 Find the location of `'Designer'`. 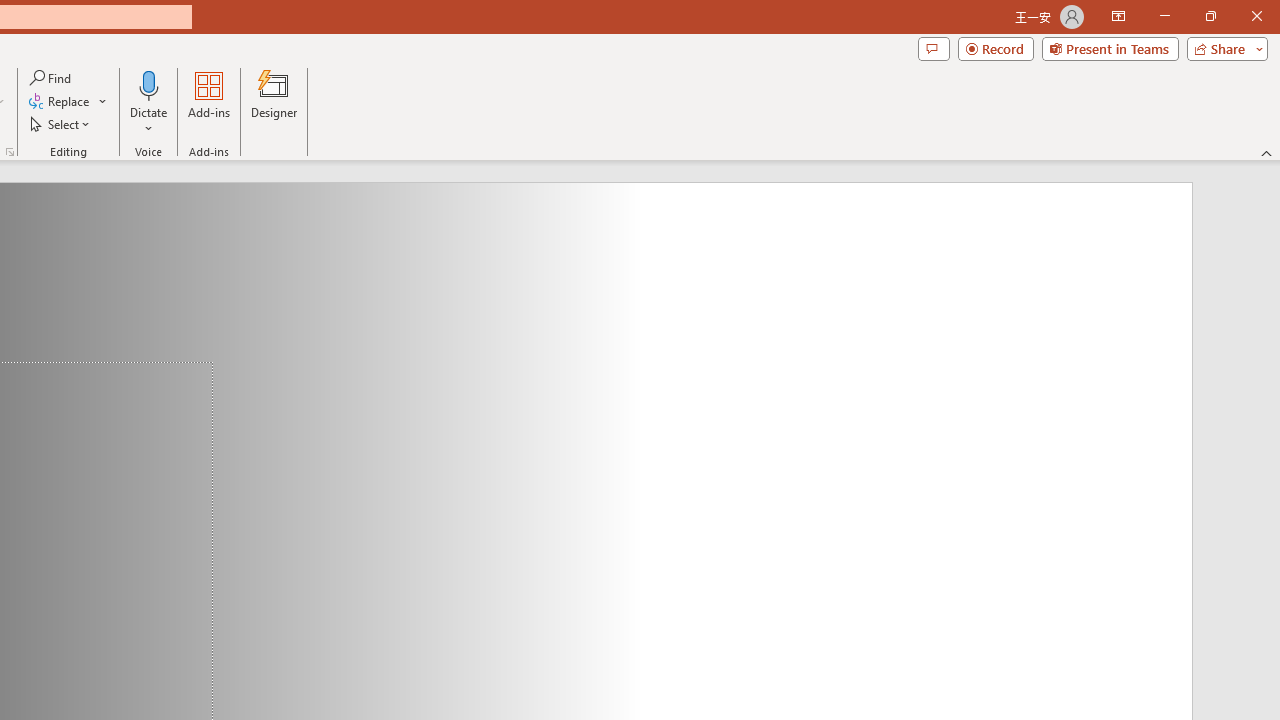

'Designer' is located at coordinates (273, 103).